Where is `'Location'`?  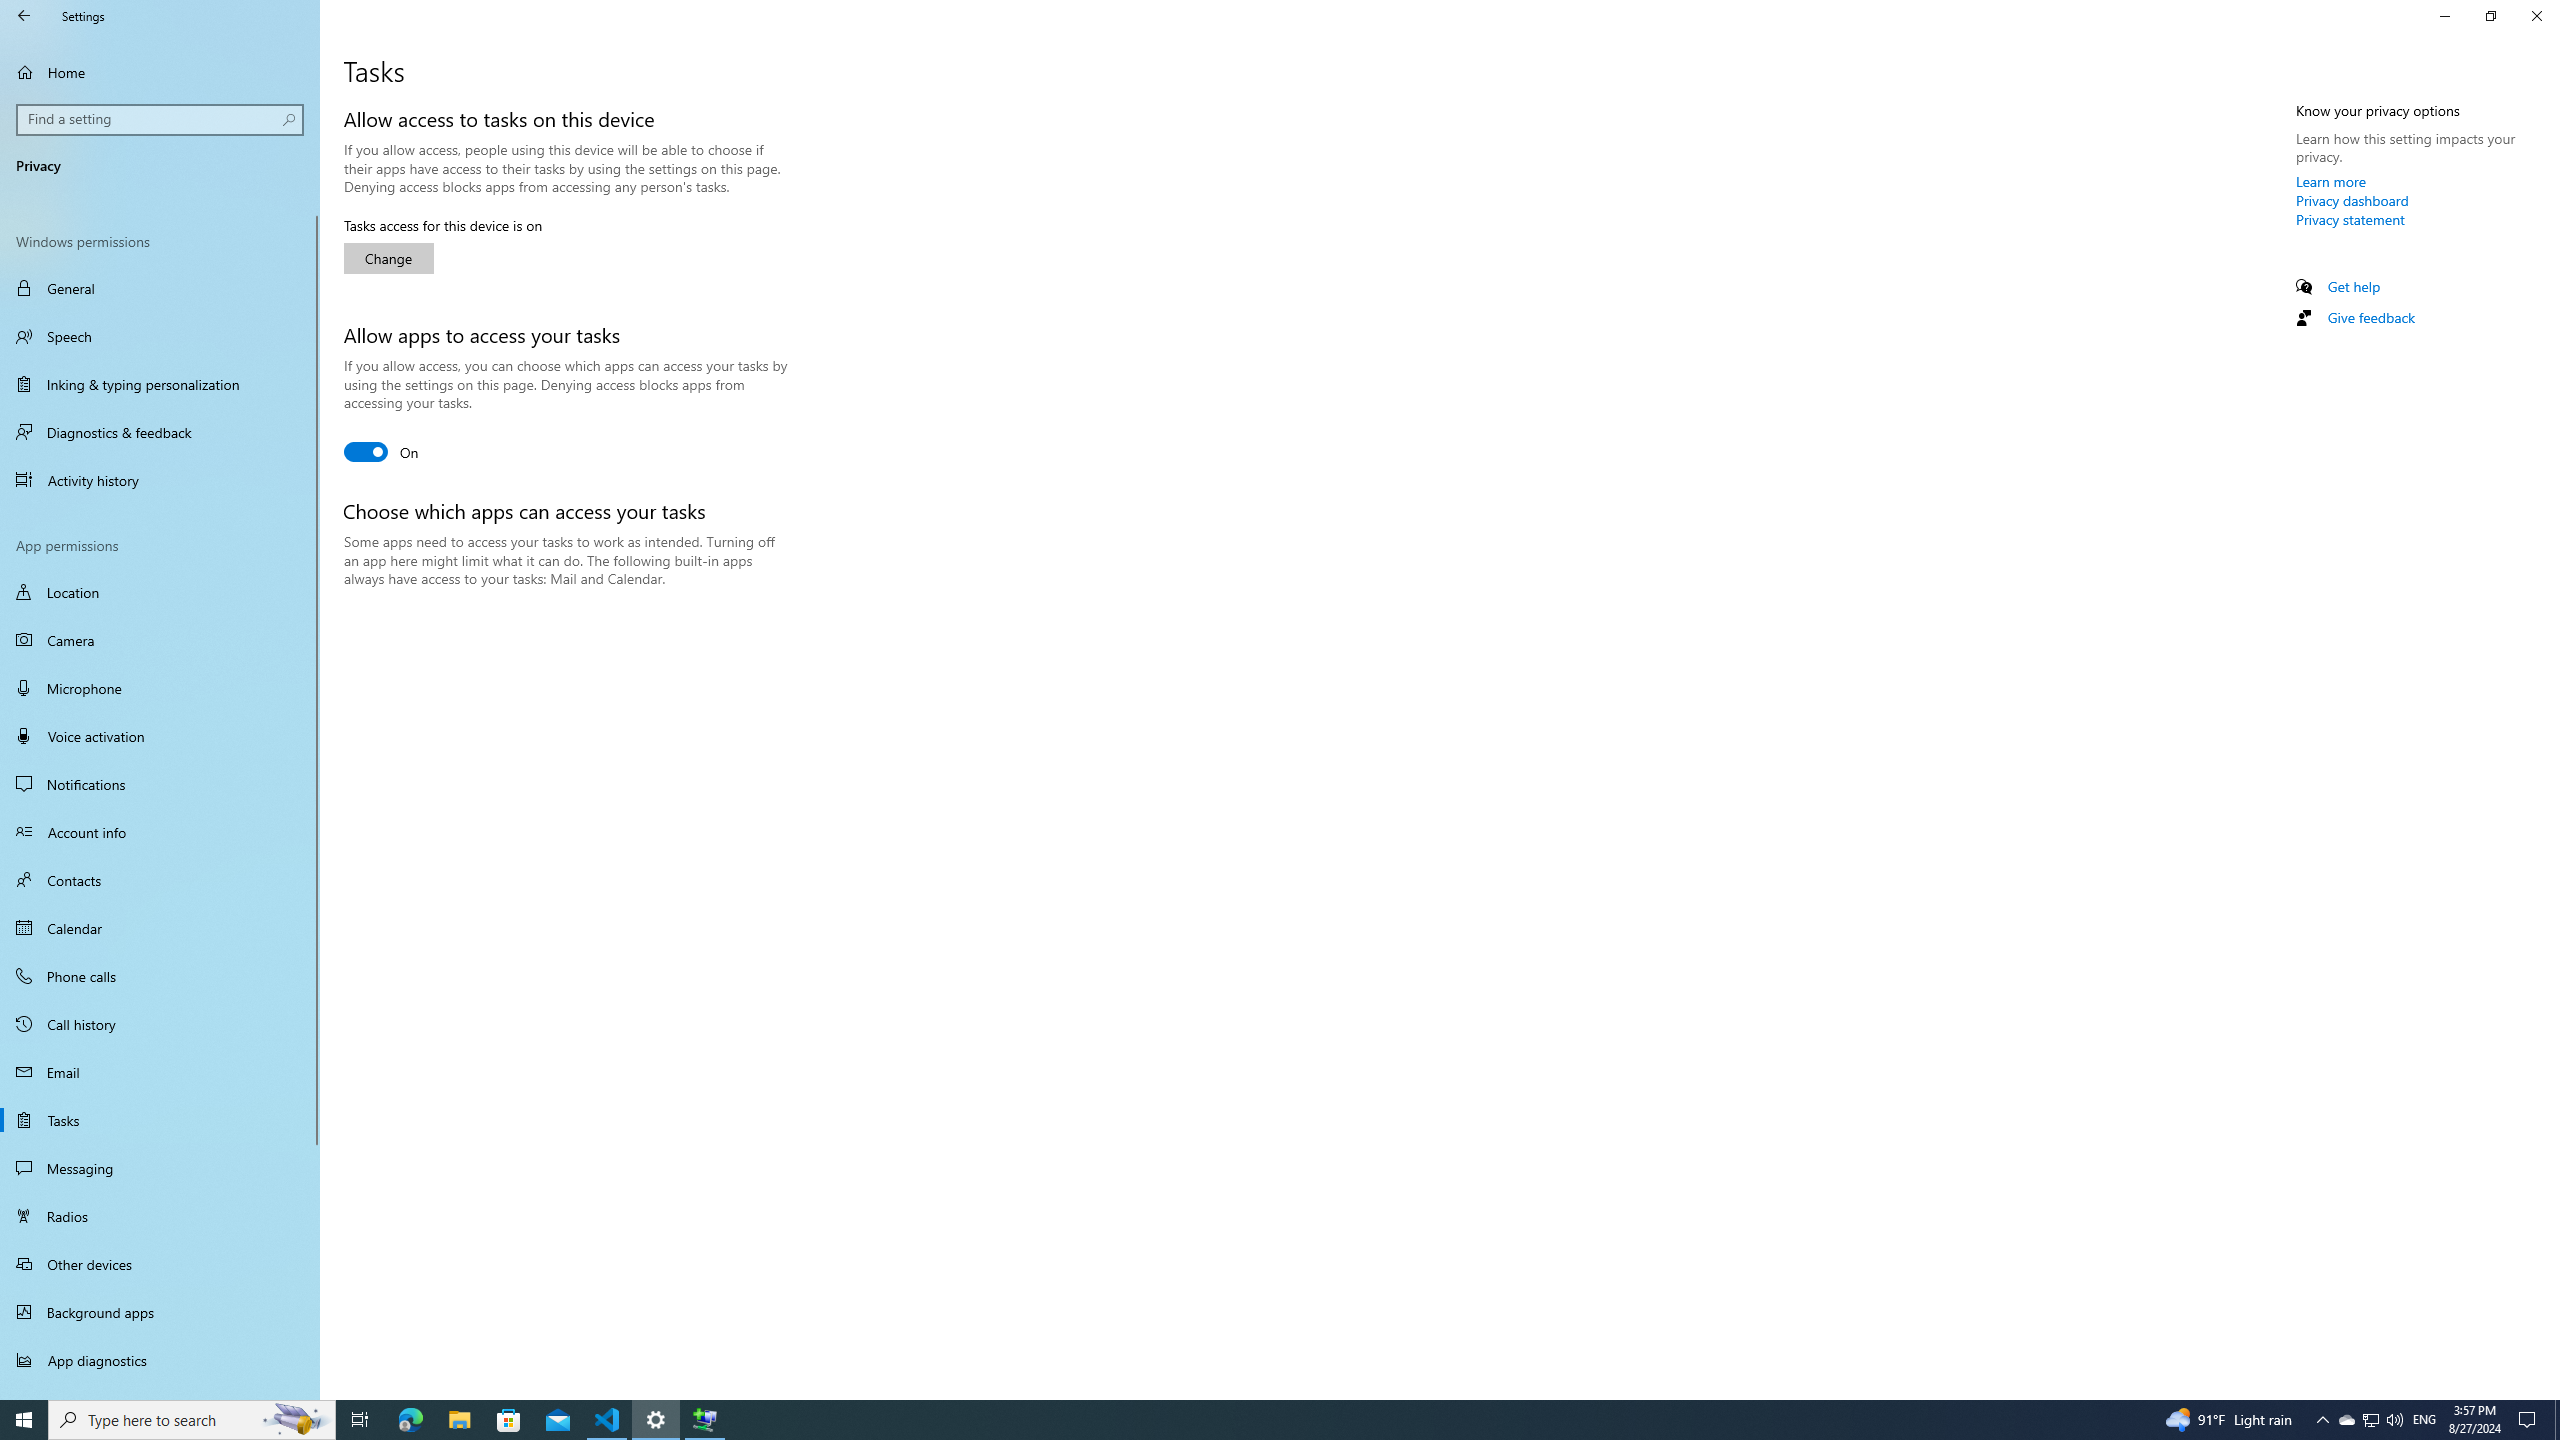 'Location' is located at coordinates (159, 590).